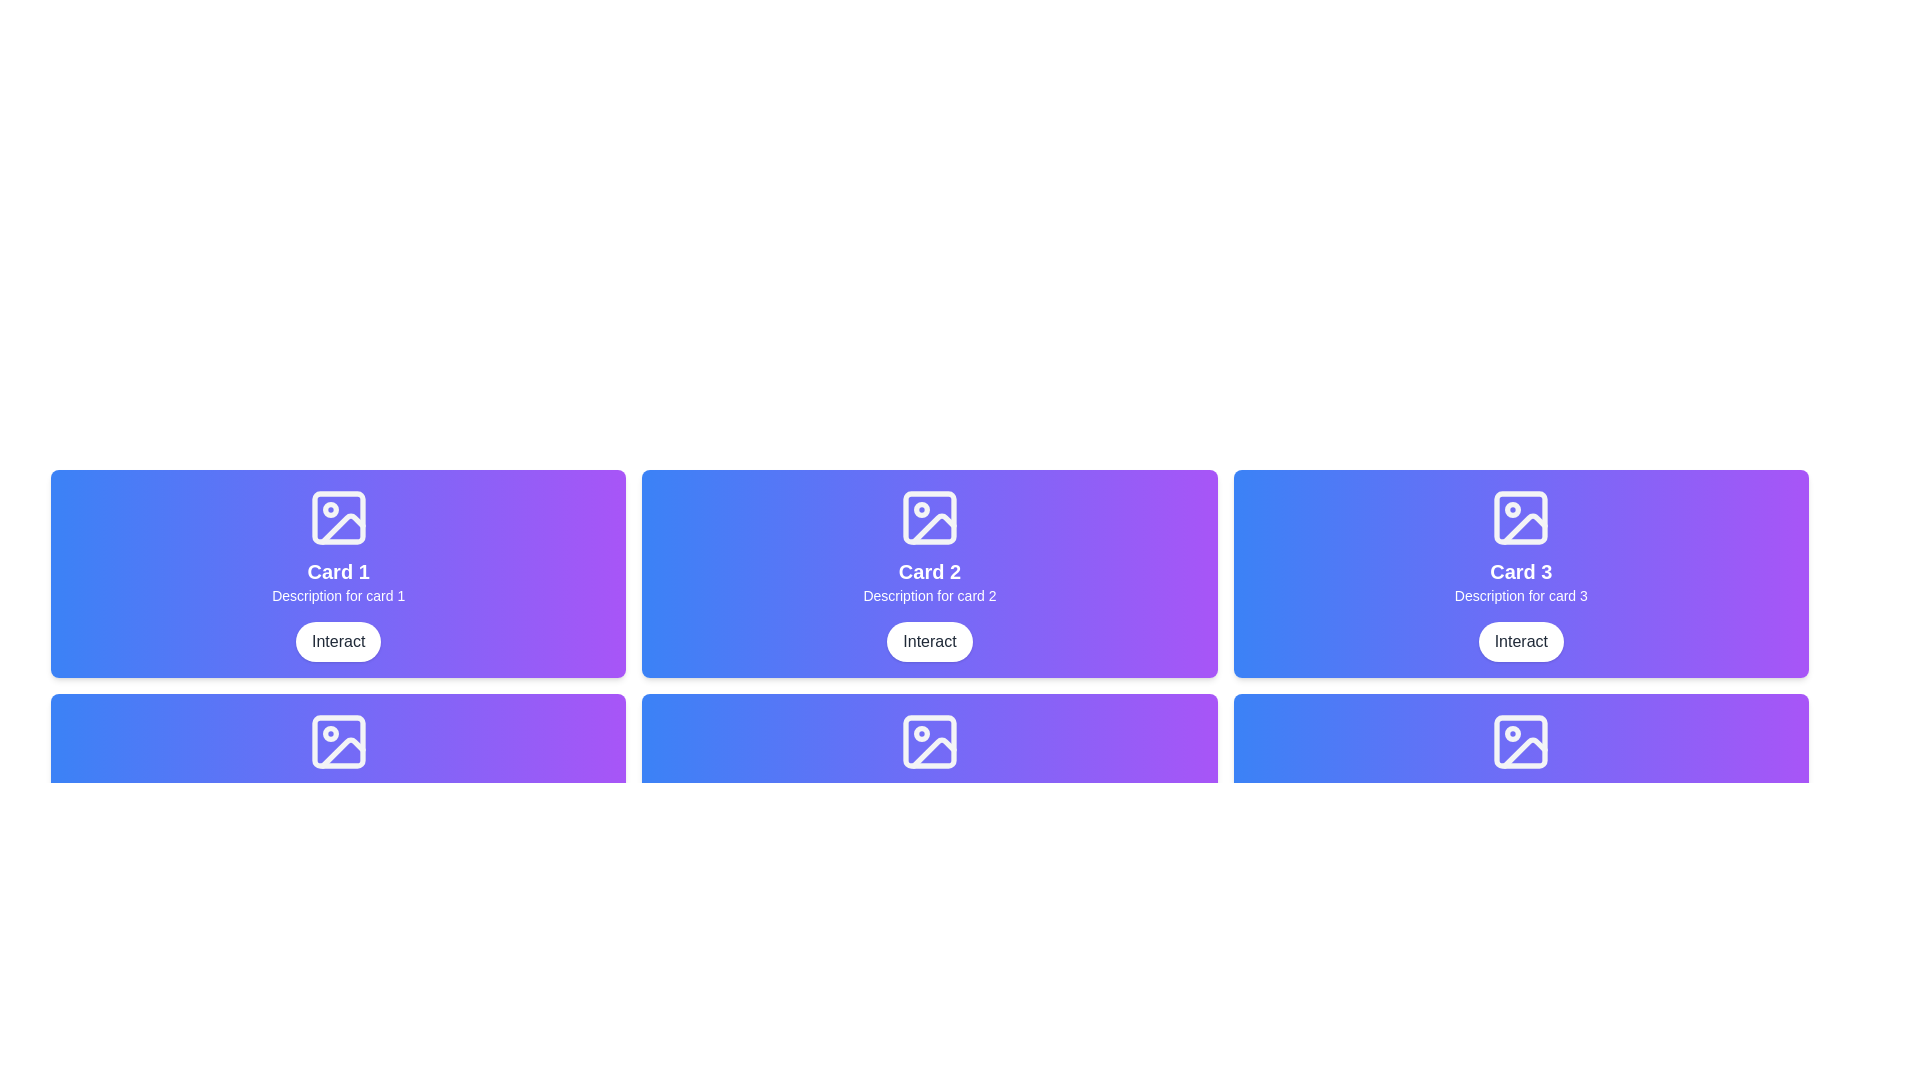 The width and height of the screenshot is (1920, 1080). Describe the element at coordinates (1520, 641) in the screenshot. I see `the white button labeled 'Interact' located at the bottom center of the third card` at that location.